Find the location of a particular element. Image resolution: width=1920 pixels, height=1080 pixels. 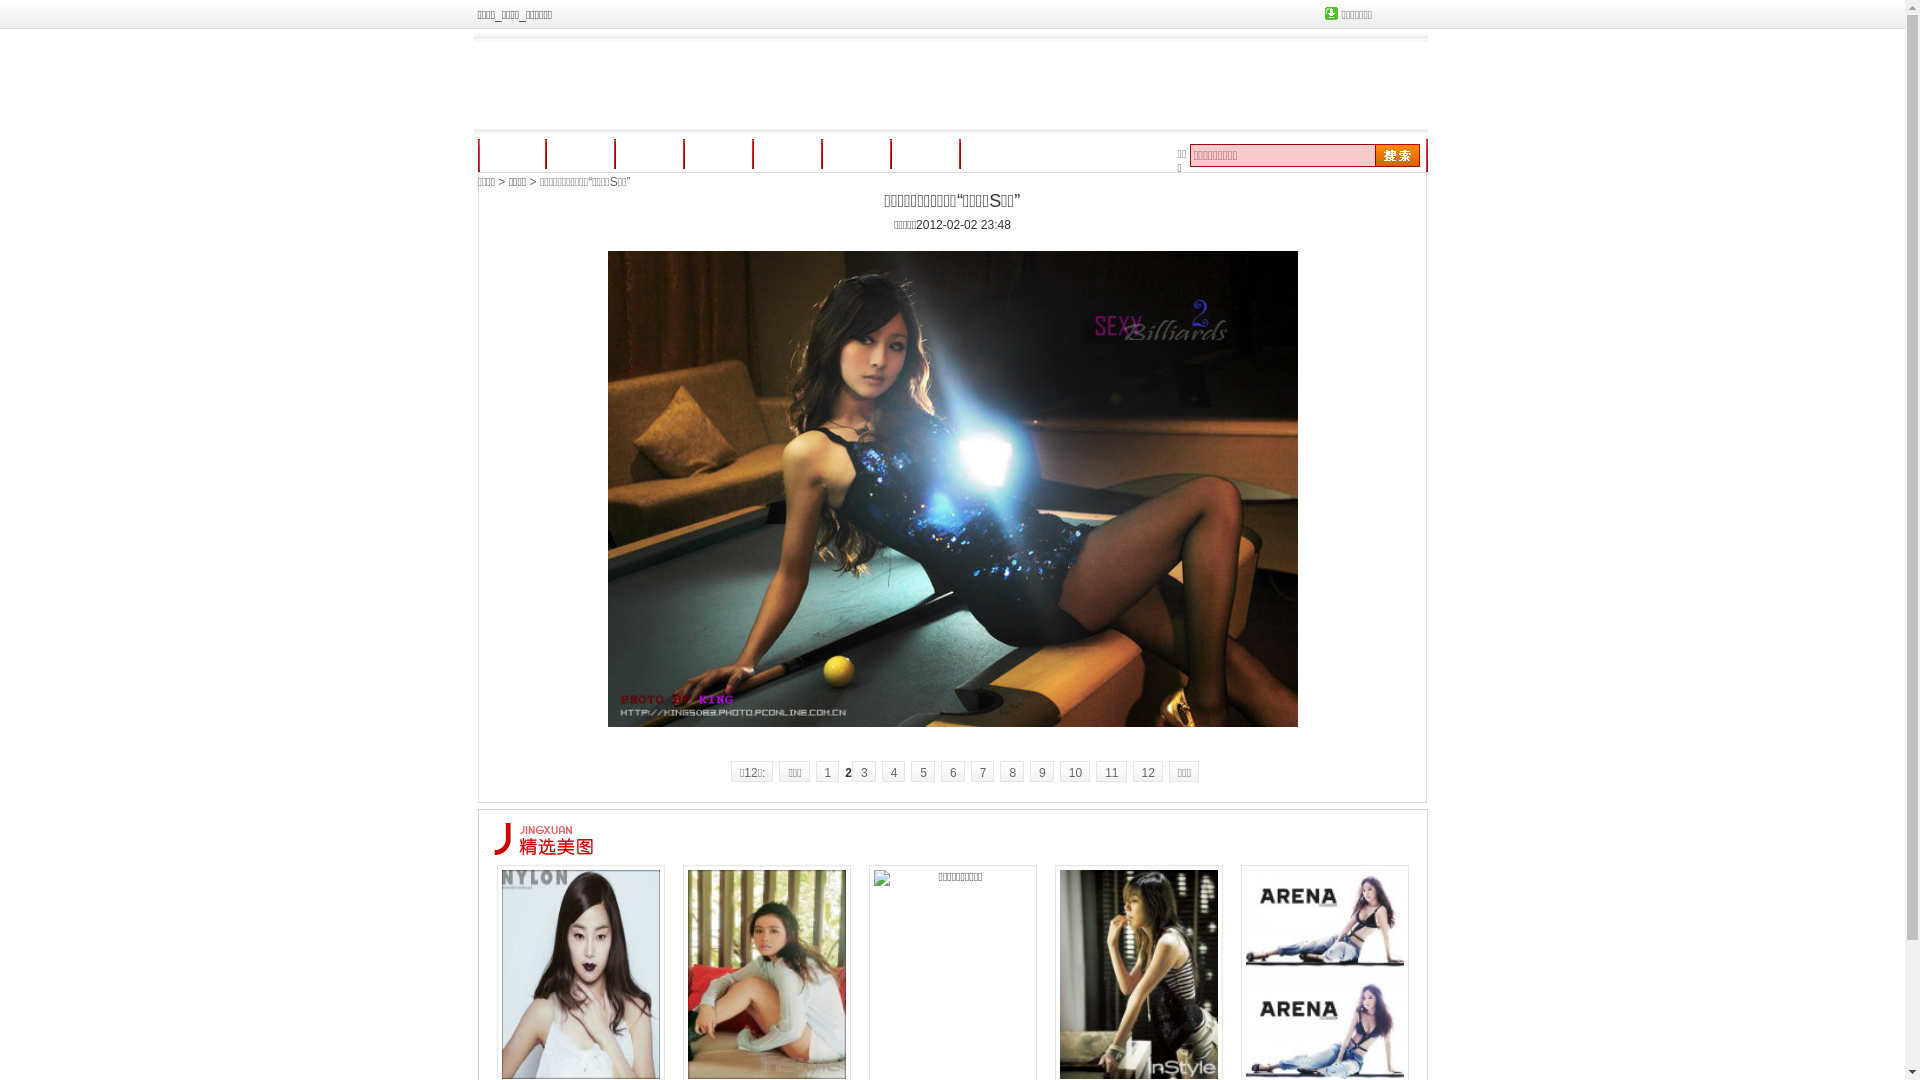

'11' is located at coordinates (1109, 770).